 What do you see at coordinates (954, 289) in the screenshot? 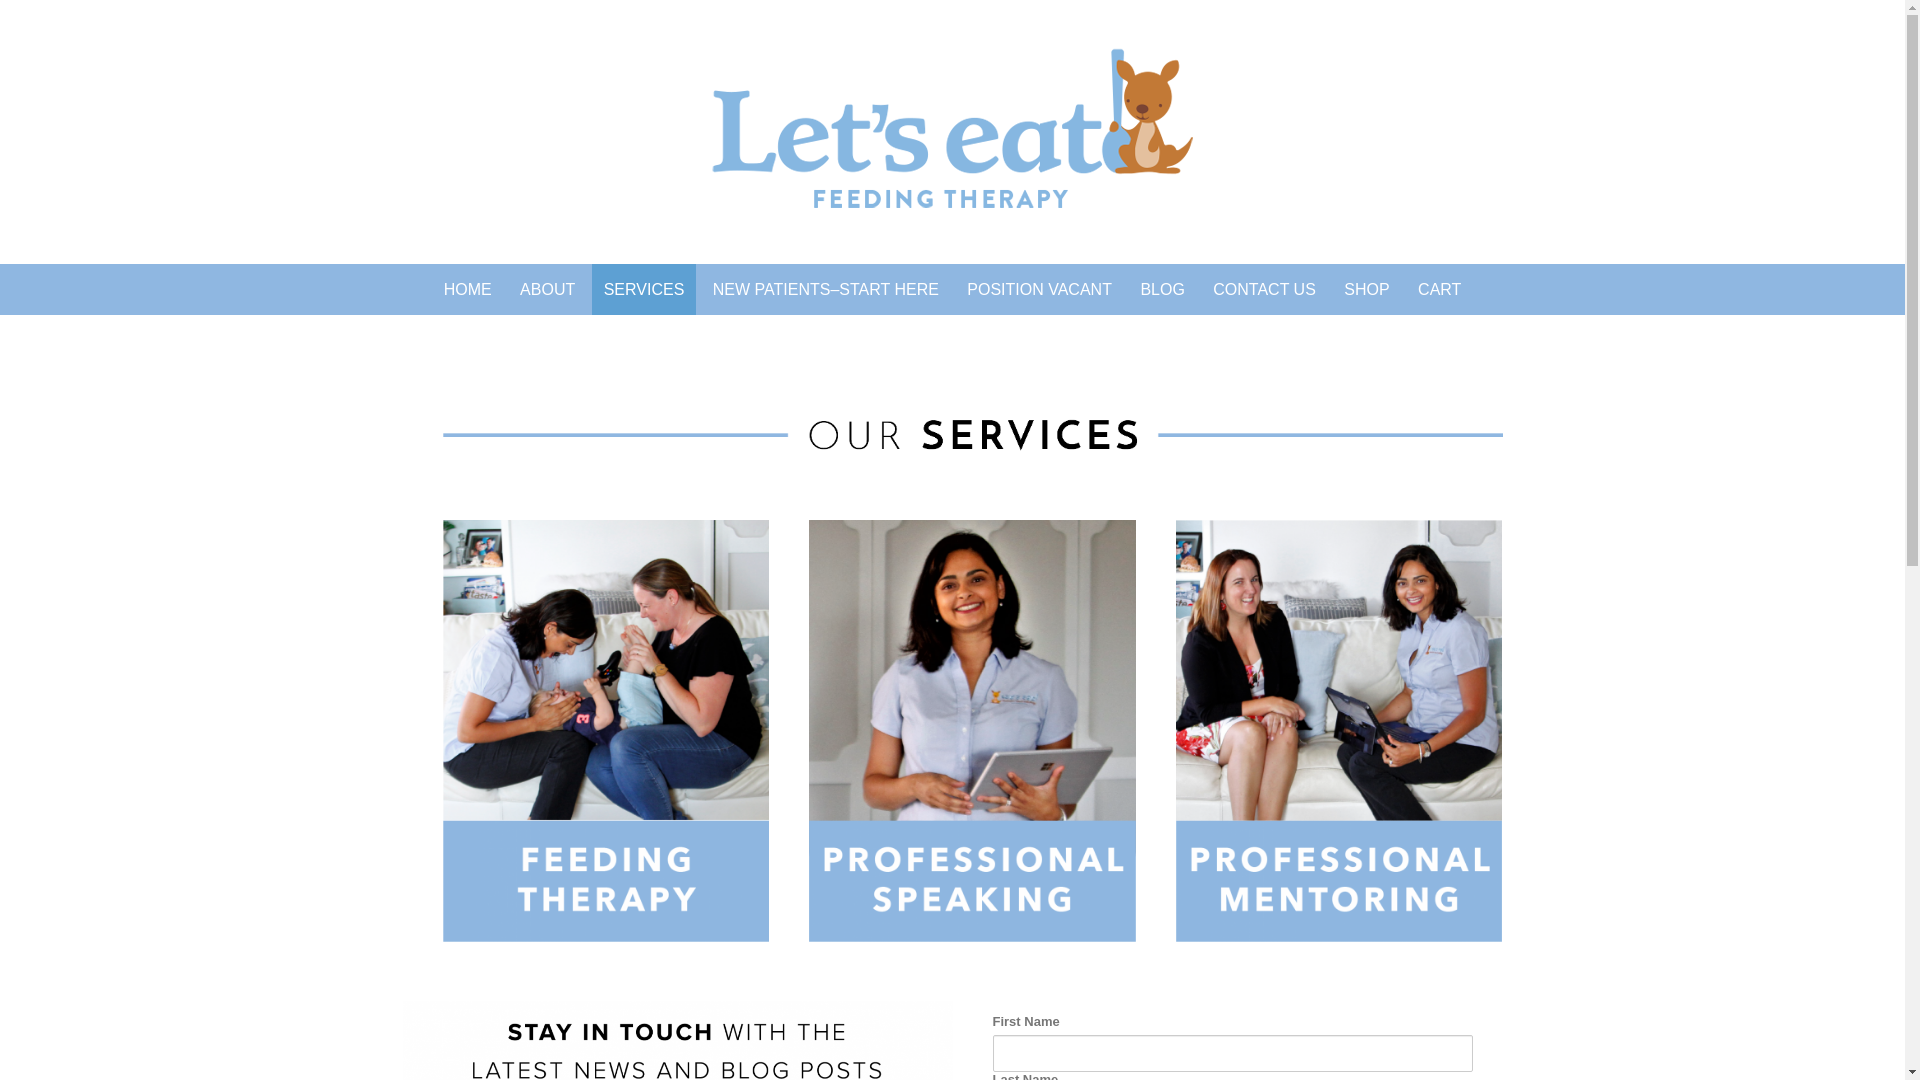
I see `'POSITION VACANT'` at bounding box center [954, 289].